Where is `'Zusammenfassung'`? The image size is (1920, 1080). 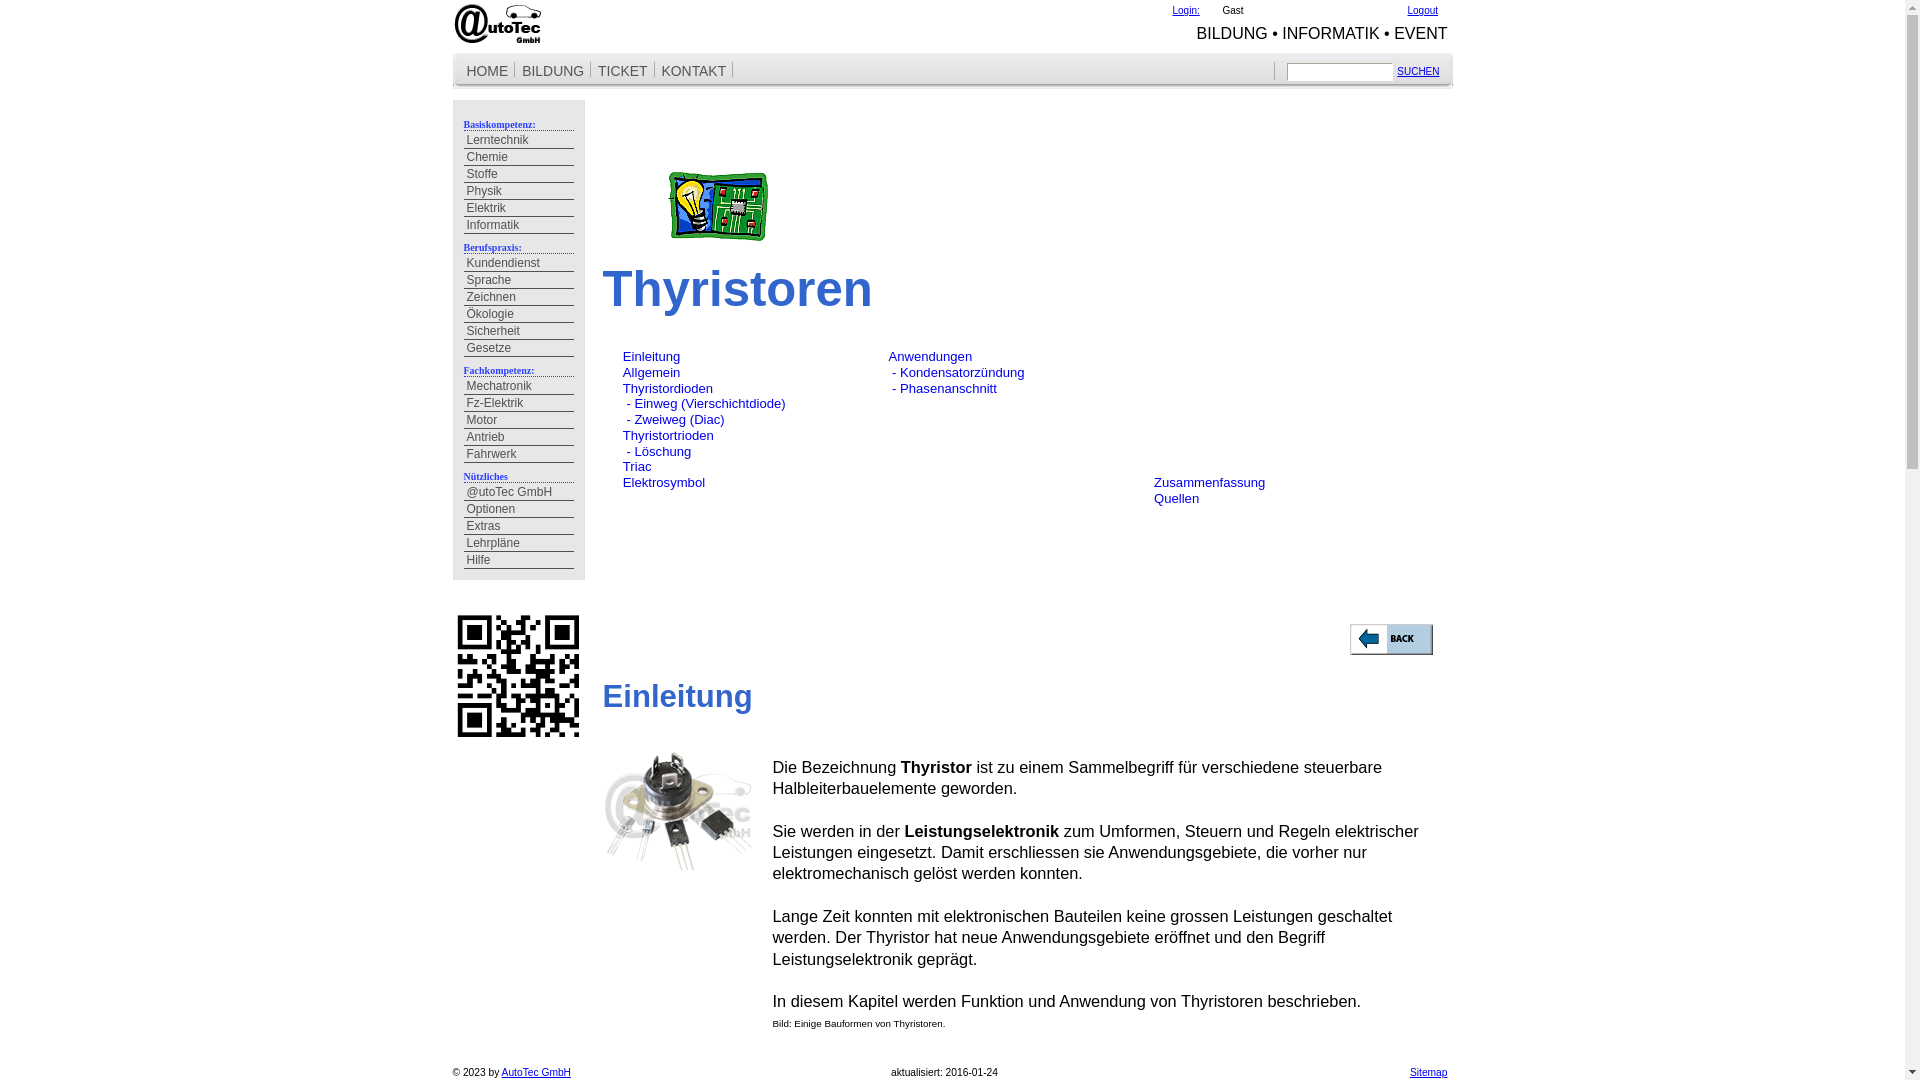
'Zusammenfassung' is located at coordinates (1208, 482).